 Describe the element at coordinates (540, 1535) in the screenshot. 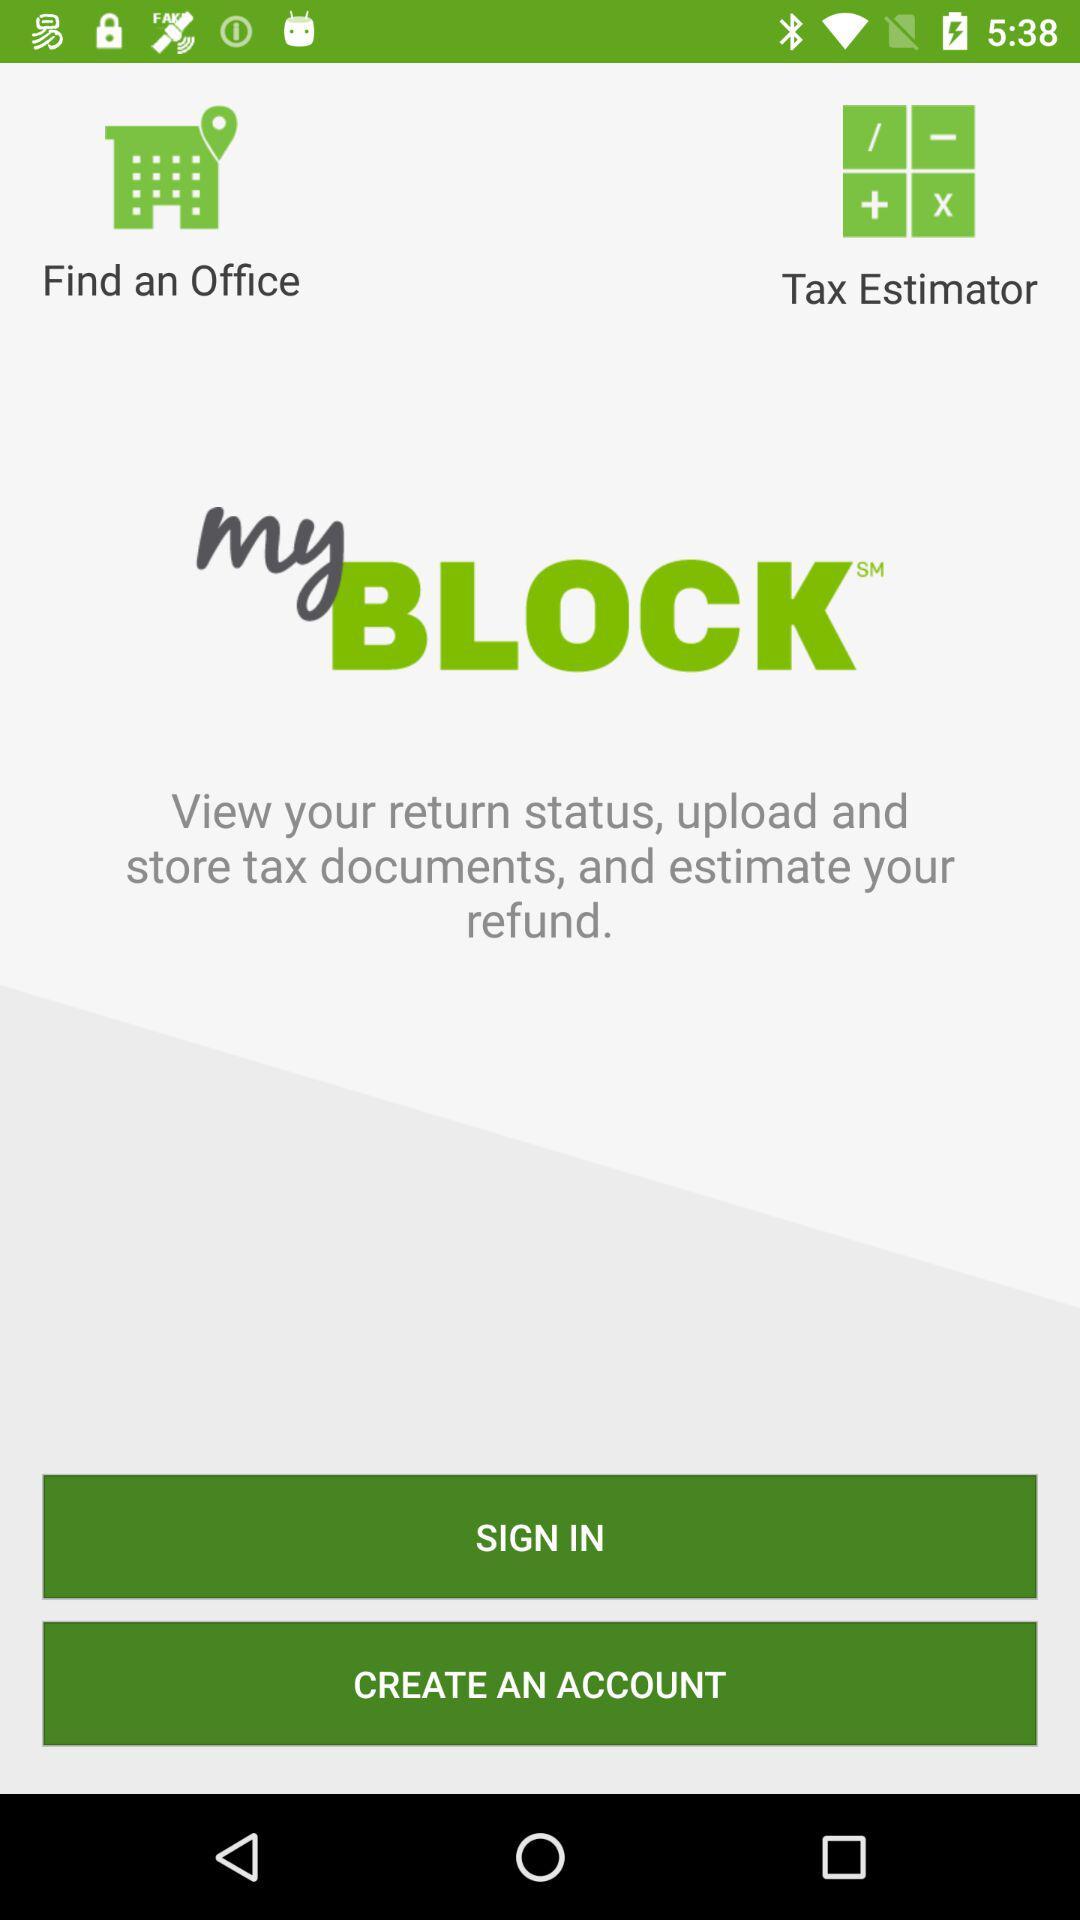

I see `sign in` at that location.